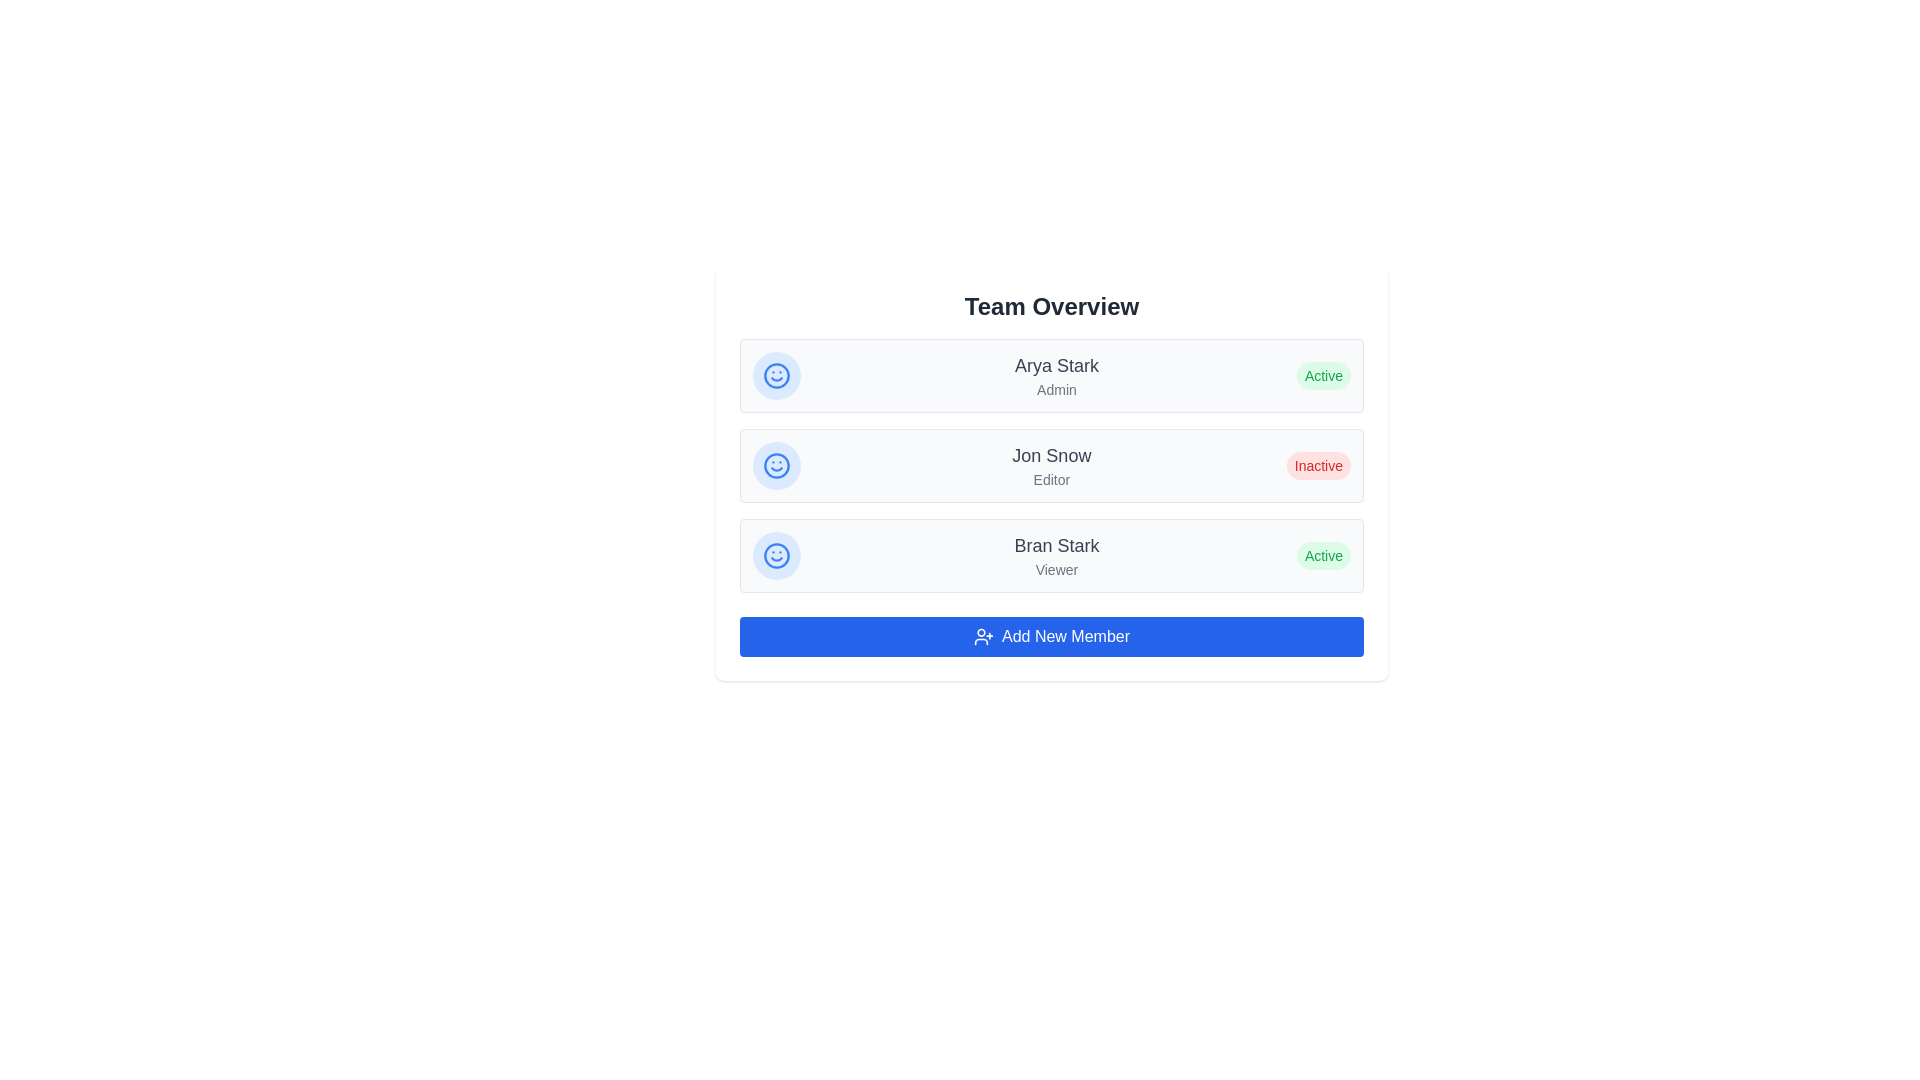 This screenshot has width=1920, height=1080. What do you see at coordinates (776, 375) in the screenshot?
I see `the blue circular SVG element that represents the face outline of the smiley face icon located next to the text 'Arya Stark' and 'Admin'` at bounding box center [776, 375].